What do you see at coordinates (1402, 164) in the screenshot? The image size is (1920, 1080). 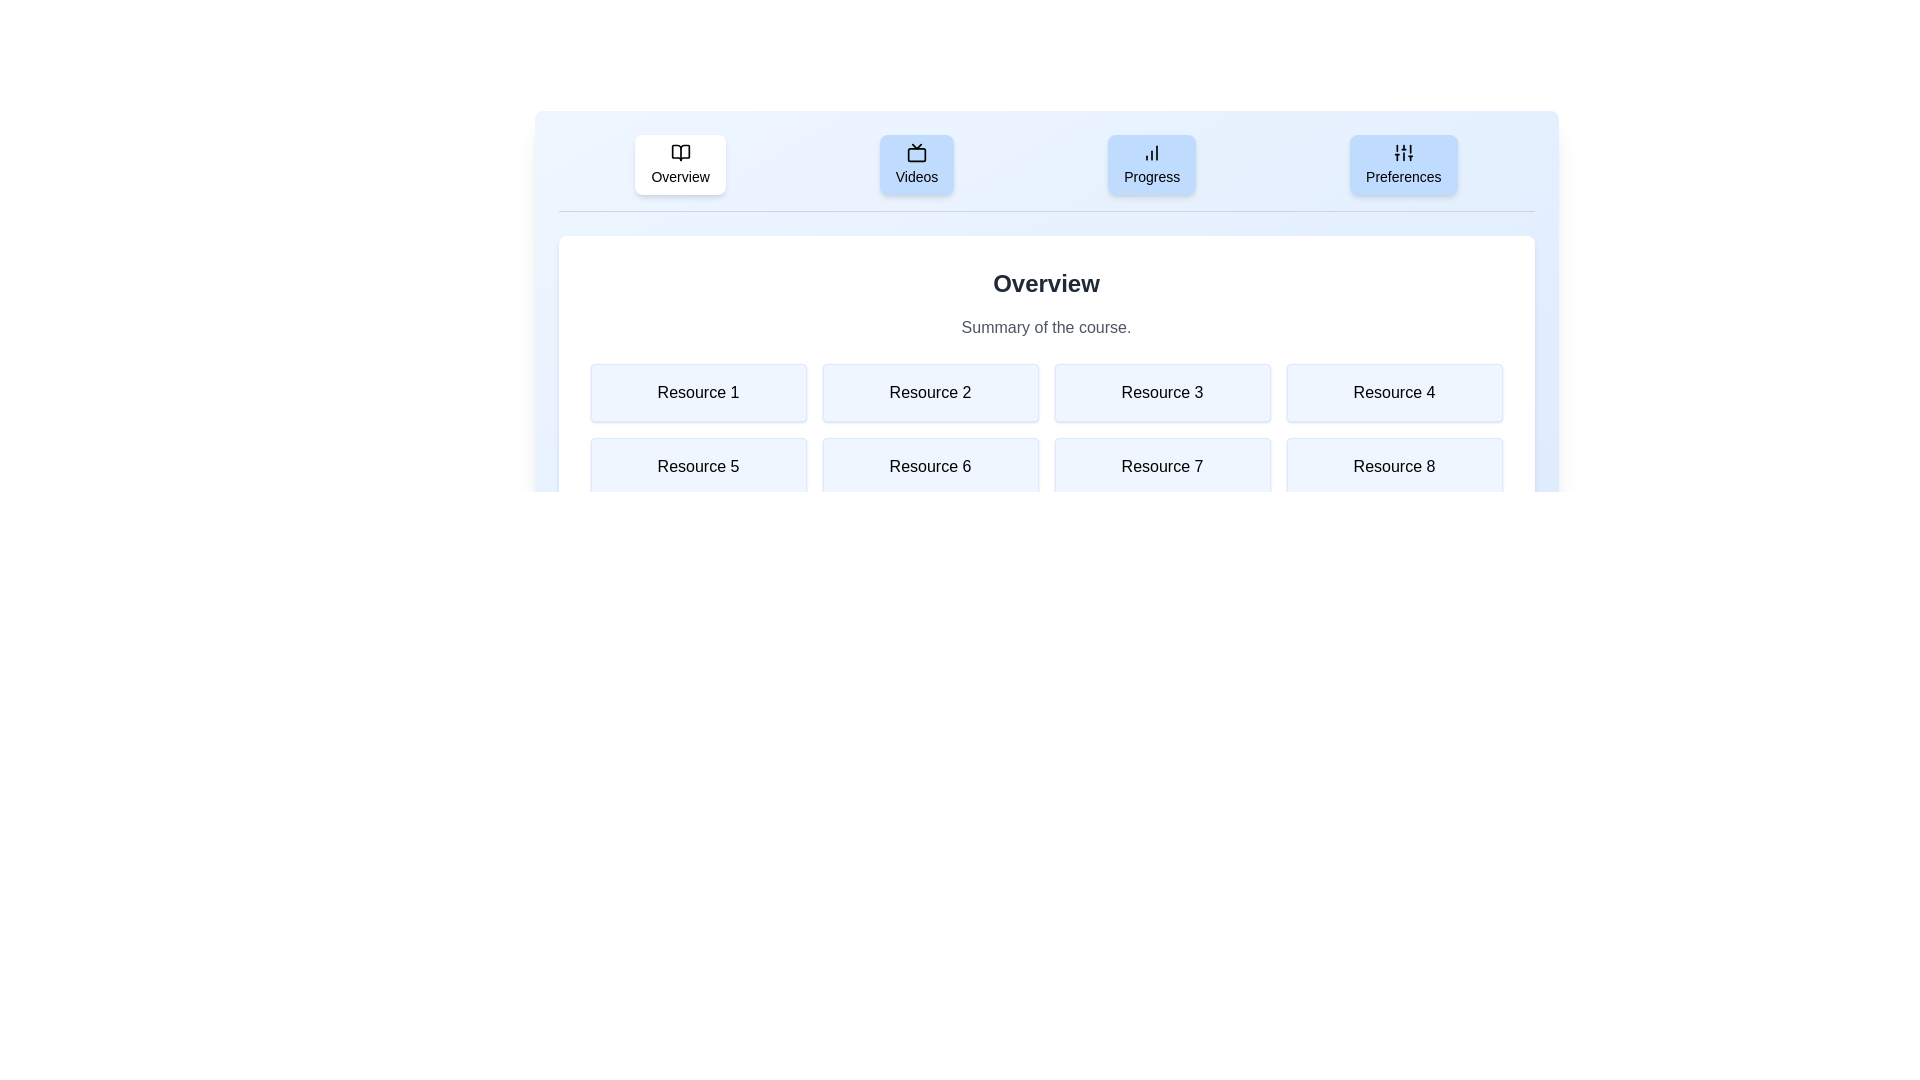 I see `the tab labeled Preferences to view its content` at bounding box center [1402, 164].